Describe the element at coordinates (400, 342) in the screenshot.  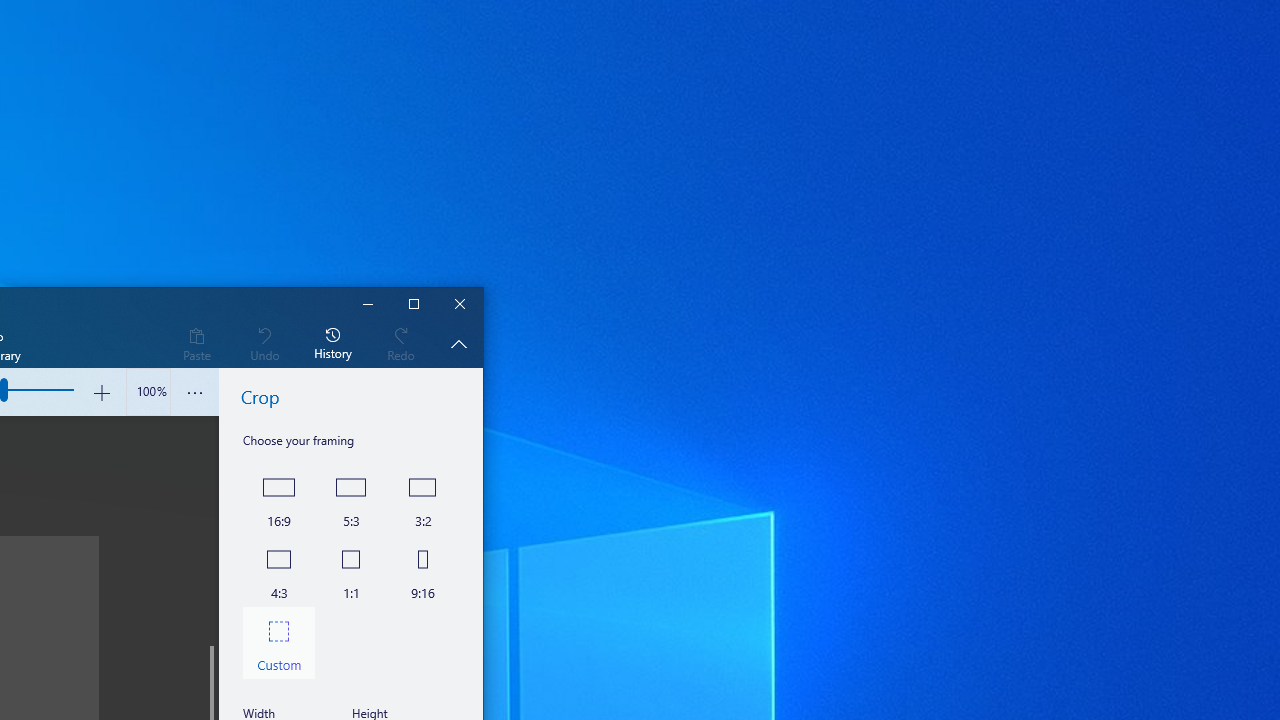
I see `'Redo'` at that location.